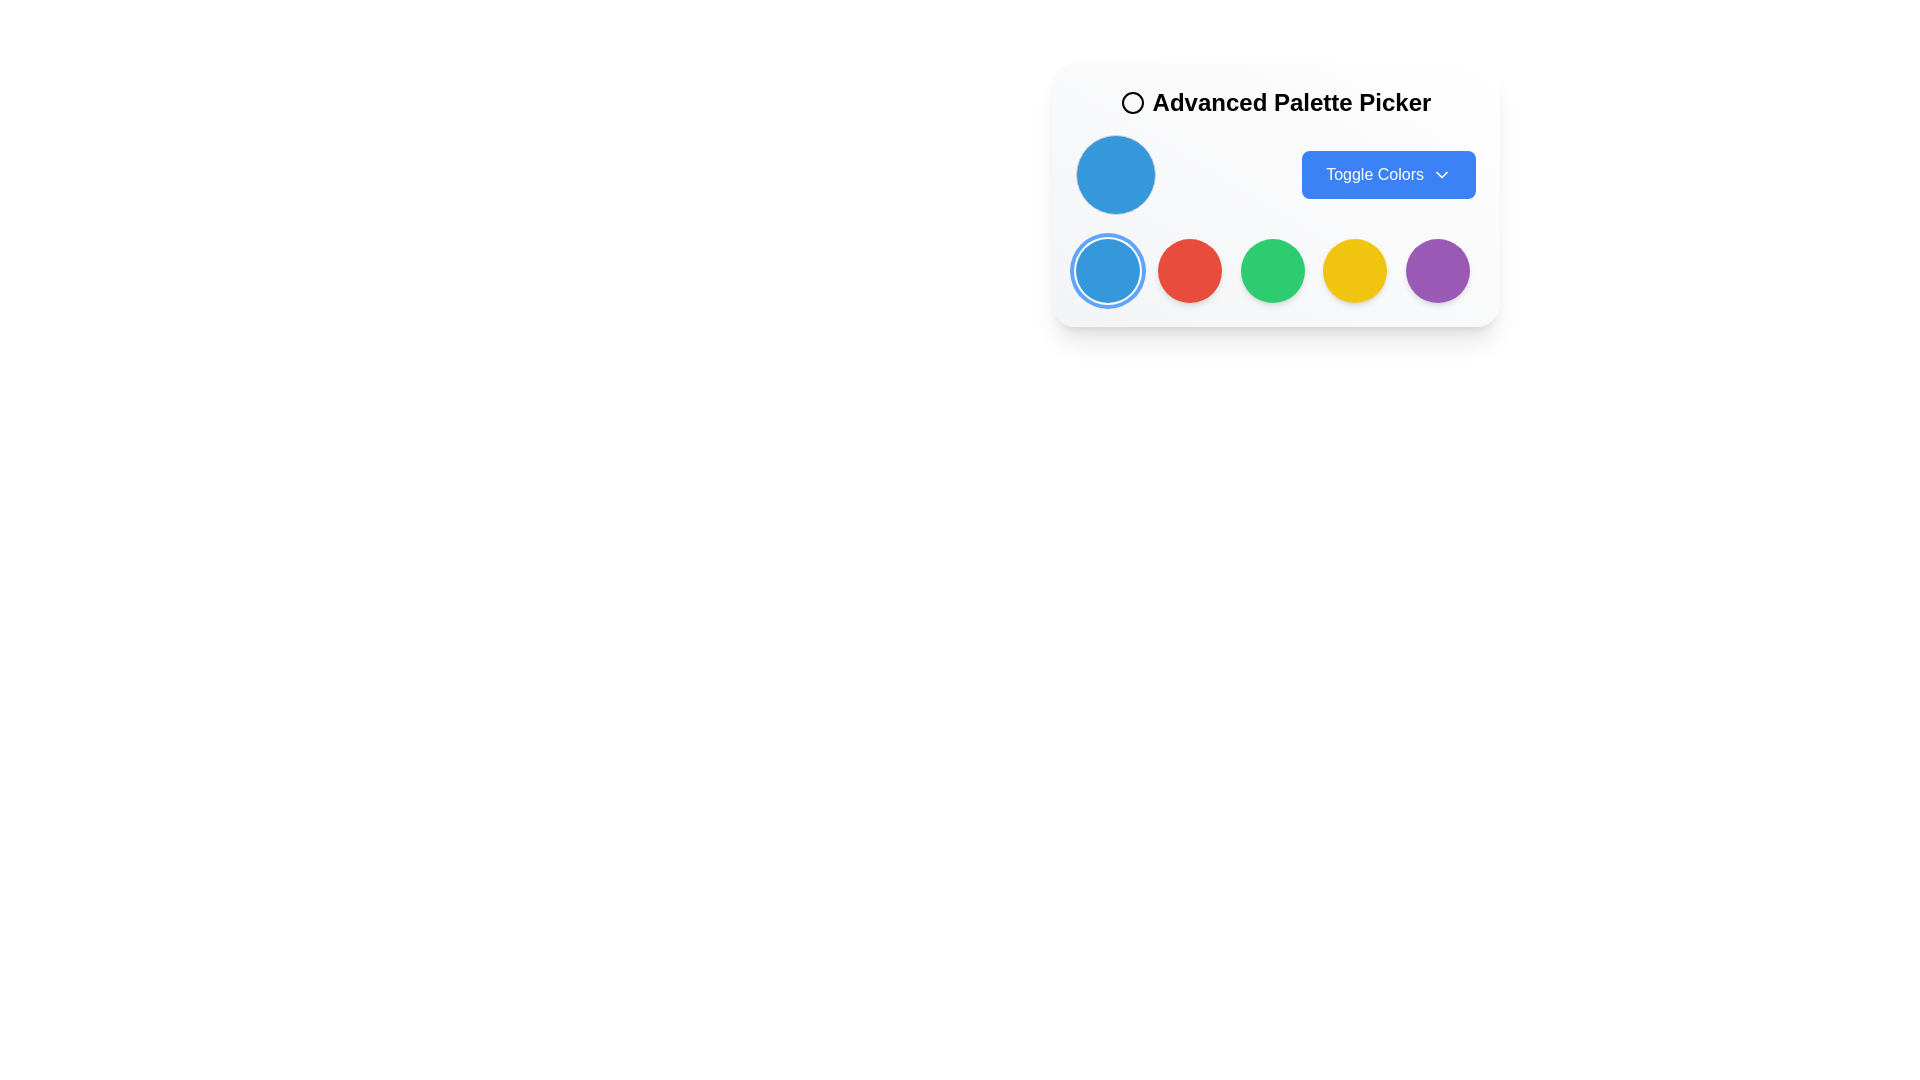 The height and width of the screenshot is (1080, 1920). Describe the element at coordinates (1441, 173) in the screenshot. I see `the downward chevron icon located at the right end of the 'Toggle Colors' button in the upper-right corner of the interface` at that location.